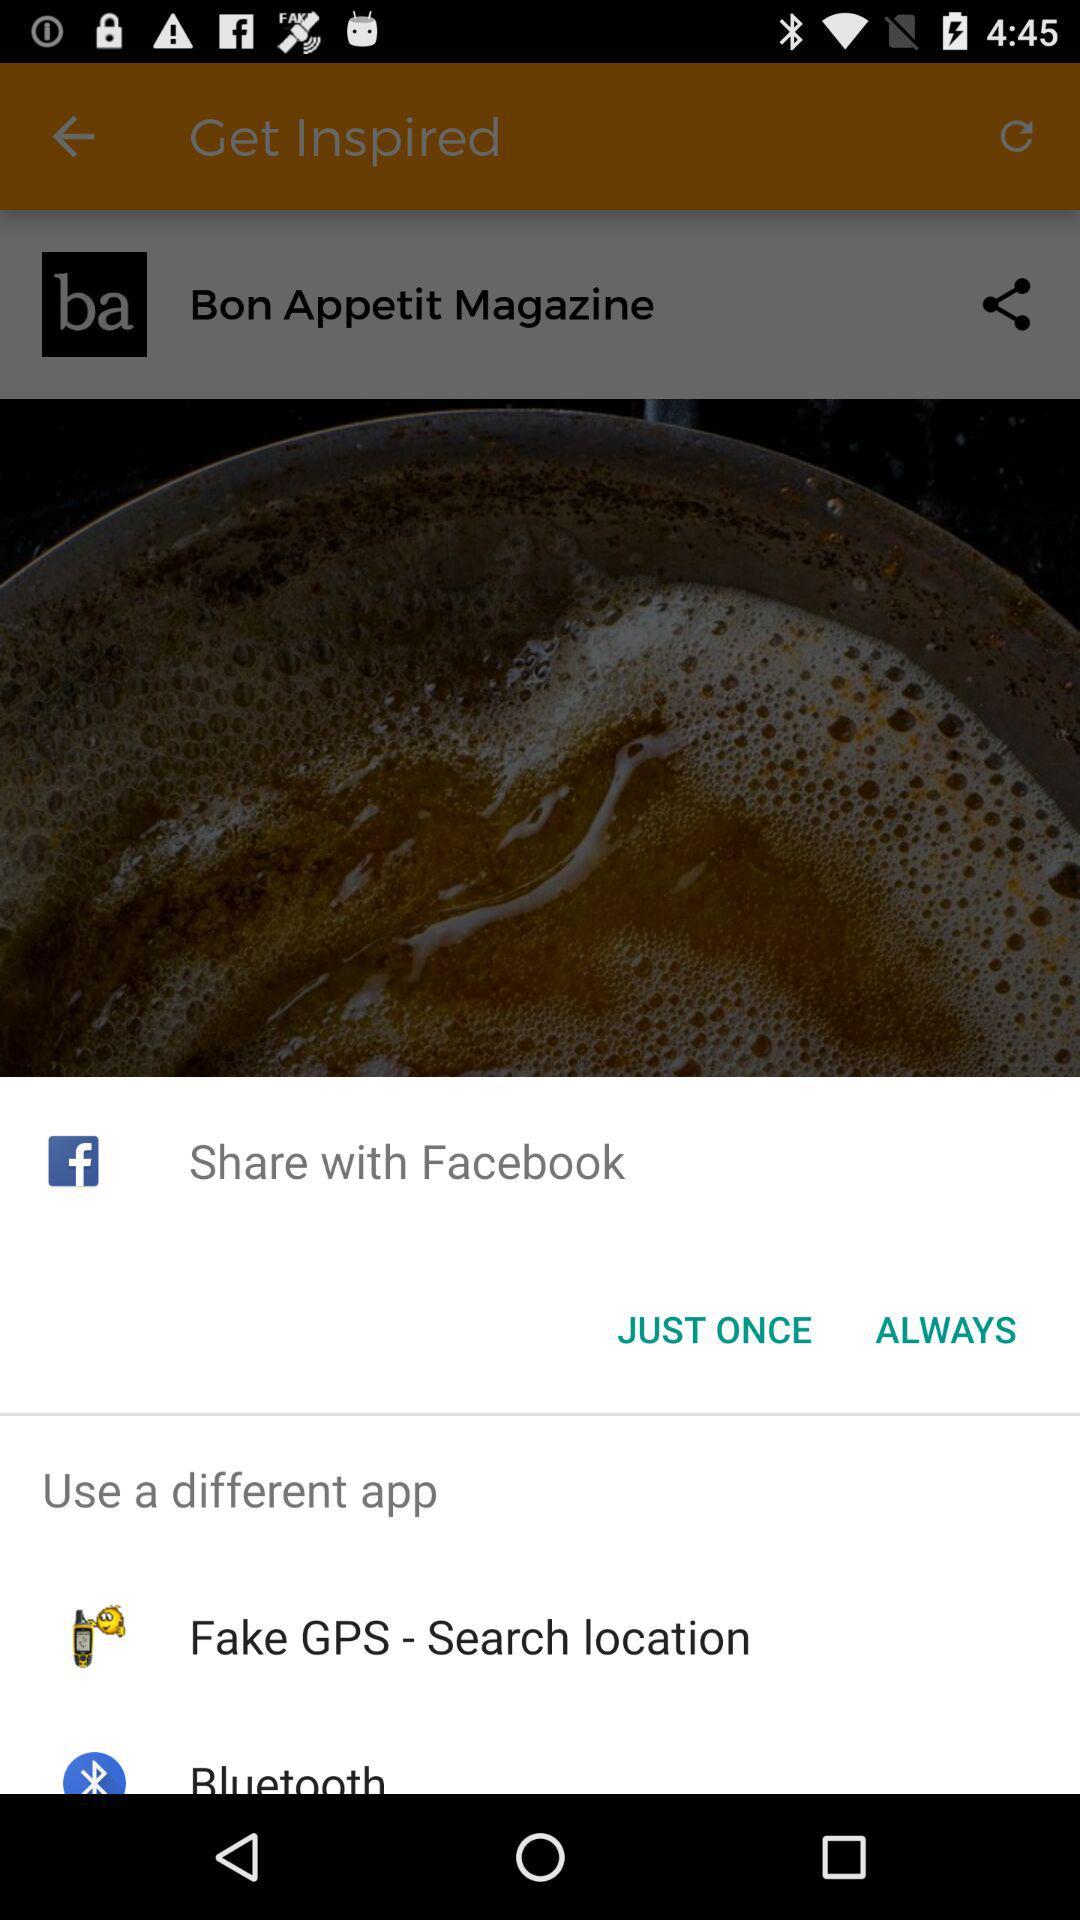 The image size is (1080, 1920). I want to click on the use a different icon, so click(540, 1489).